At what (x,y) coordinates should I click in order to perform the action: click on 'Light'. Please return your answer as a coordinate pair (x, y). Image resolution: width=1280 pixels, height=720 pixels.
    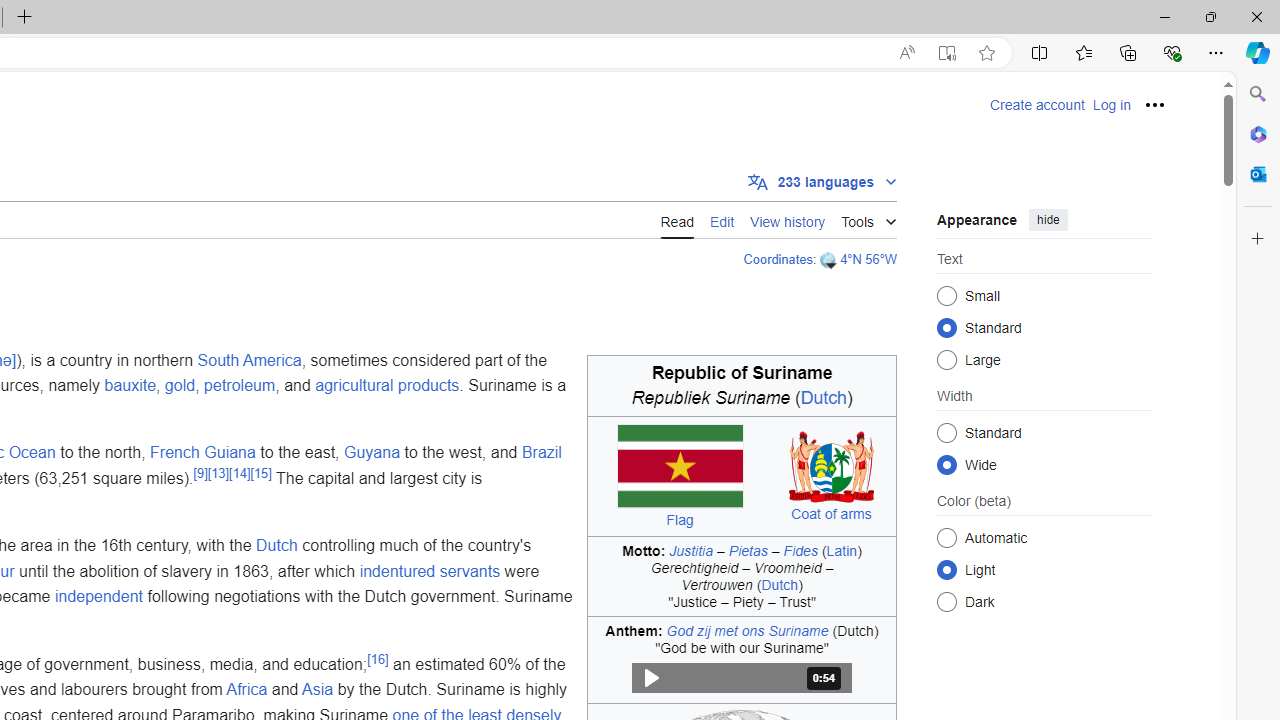
    Looking at the image, I should click on (946, 569).